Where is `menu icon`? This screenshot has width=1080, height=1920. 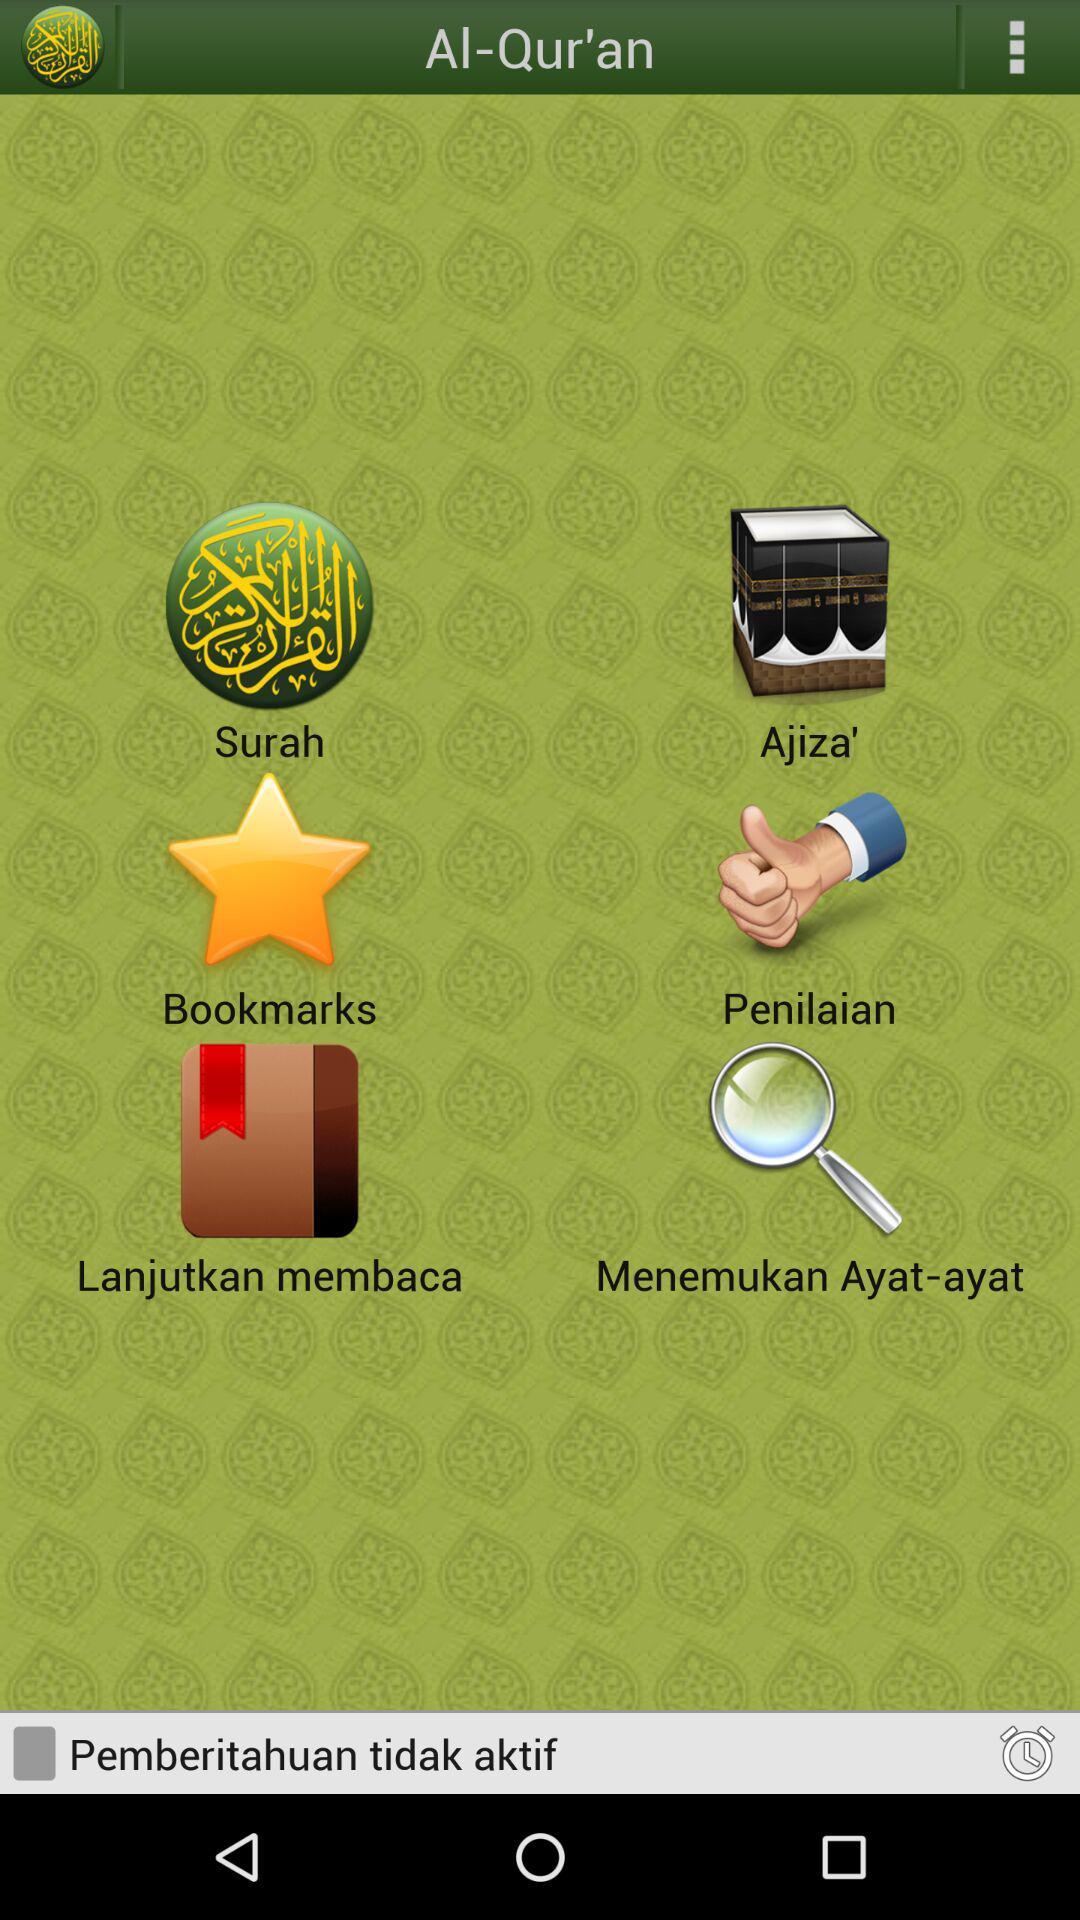 menu icon is located at coordinates (1017, 47).